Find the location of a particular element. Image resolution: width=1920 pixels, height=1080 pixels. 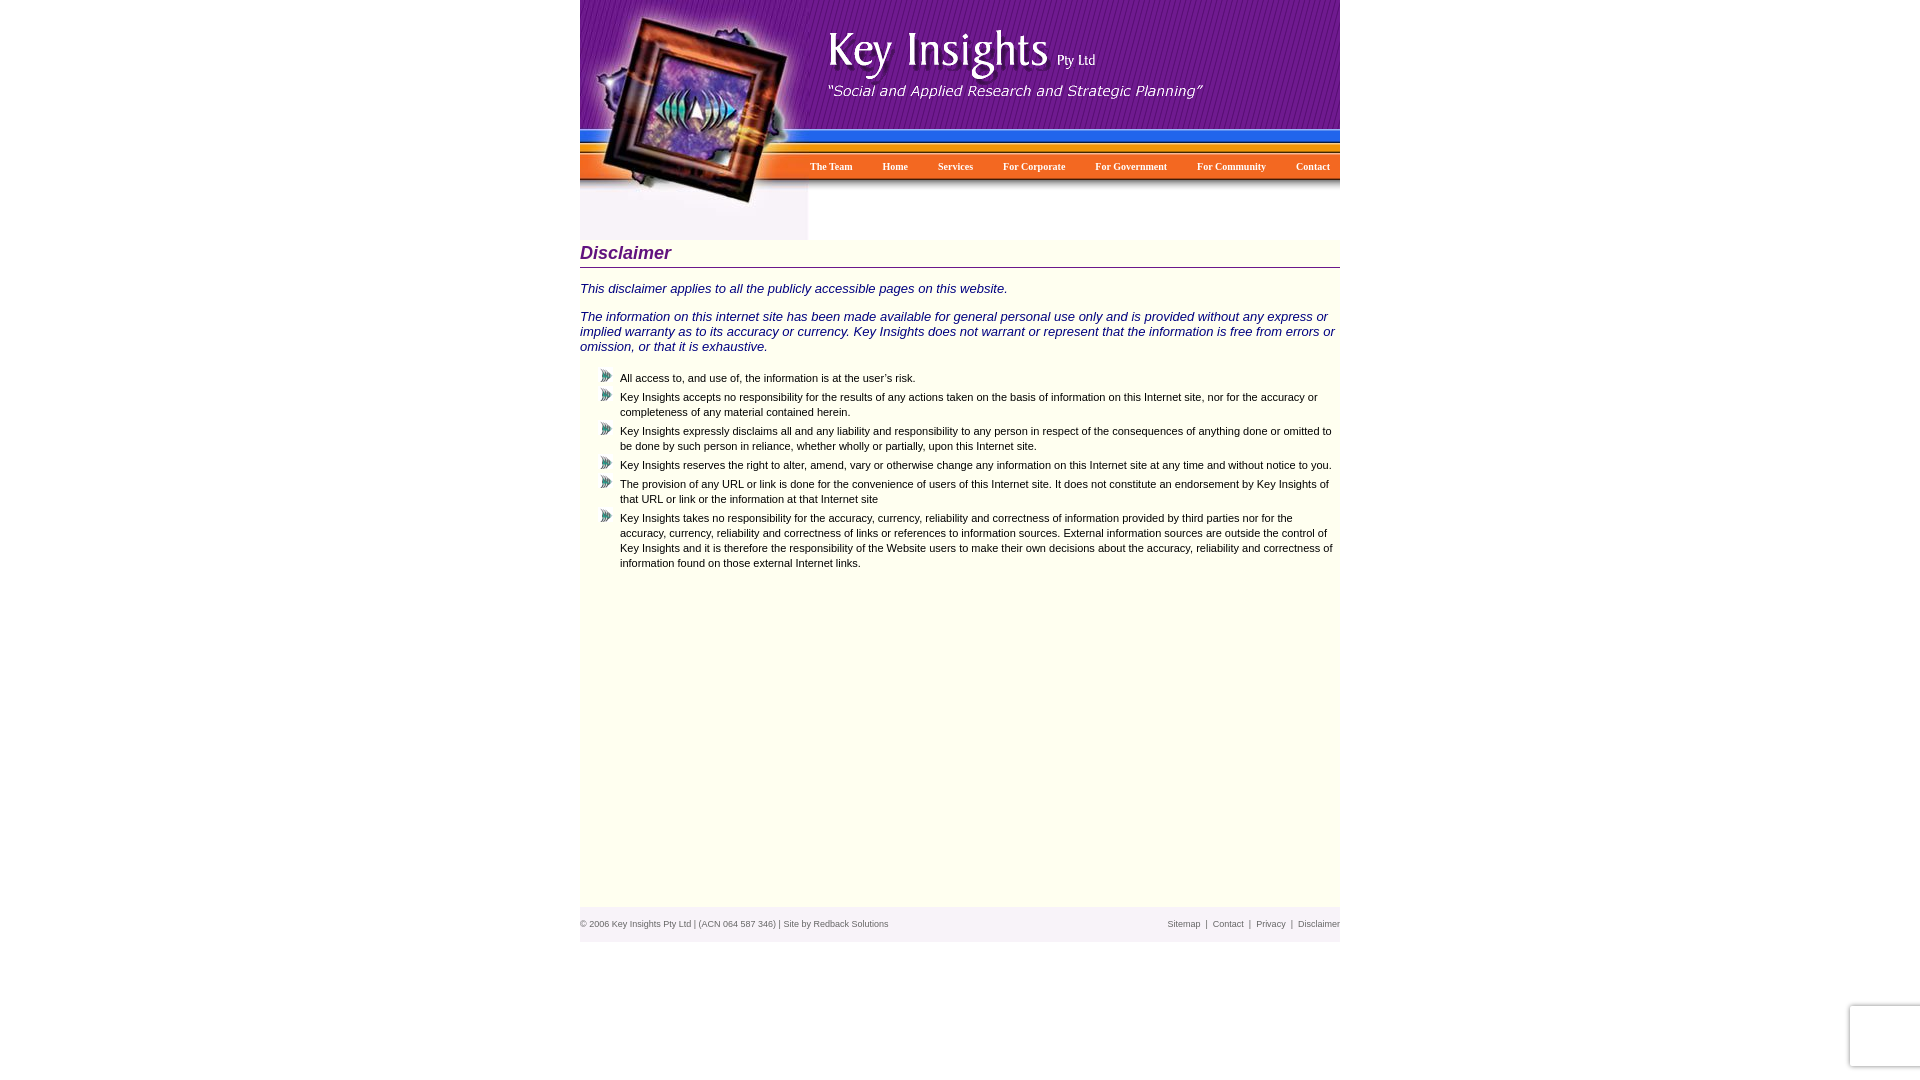

'Site by Redback Solutions' is located at coordinates (835, 924).